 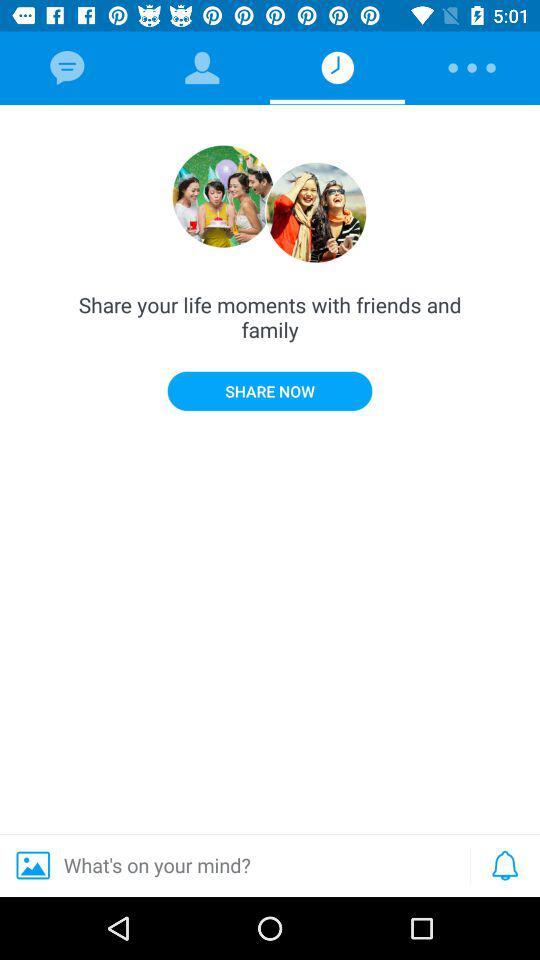 What do you see at coordinates (270, 390) in the screenshot?
I see `share now icon` at bounding box center [270, 390].